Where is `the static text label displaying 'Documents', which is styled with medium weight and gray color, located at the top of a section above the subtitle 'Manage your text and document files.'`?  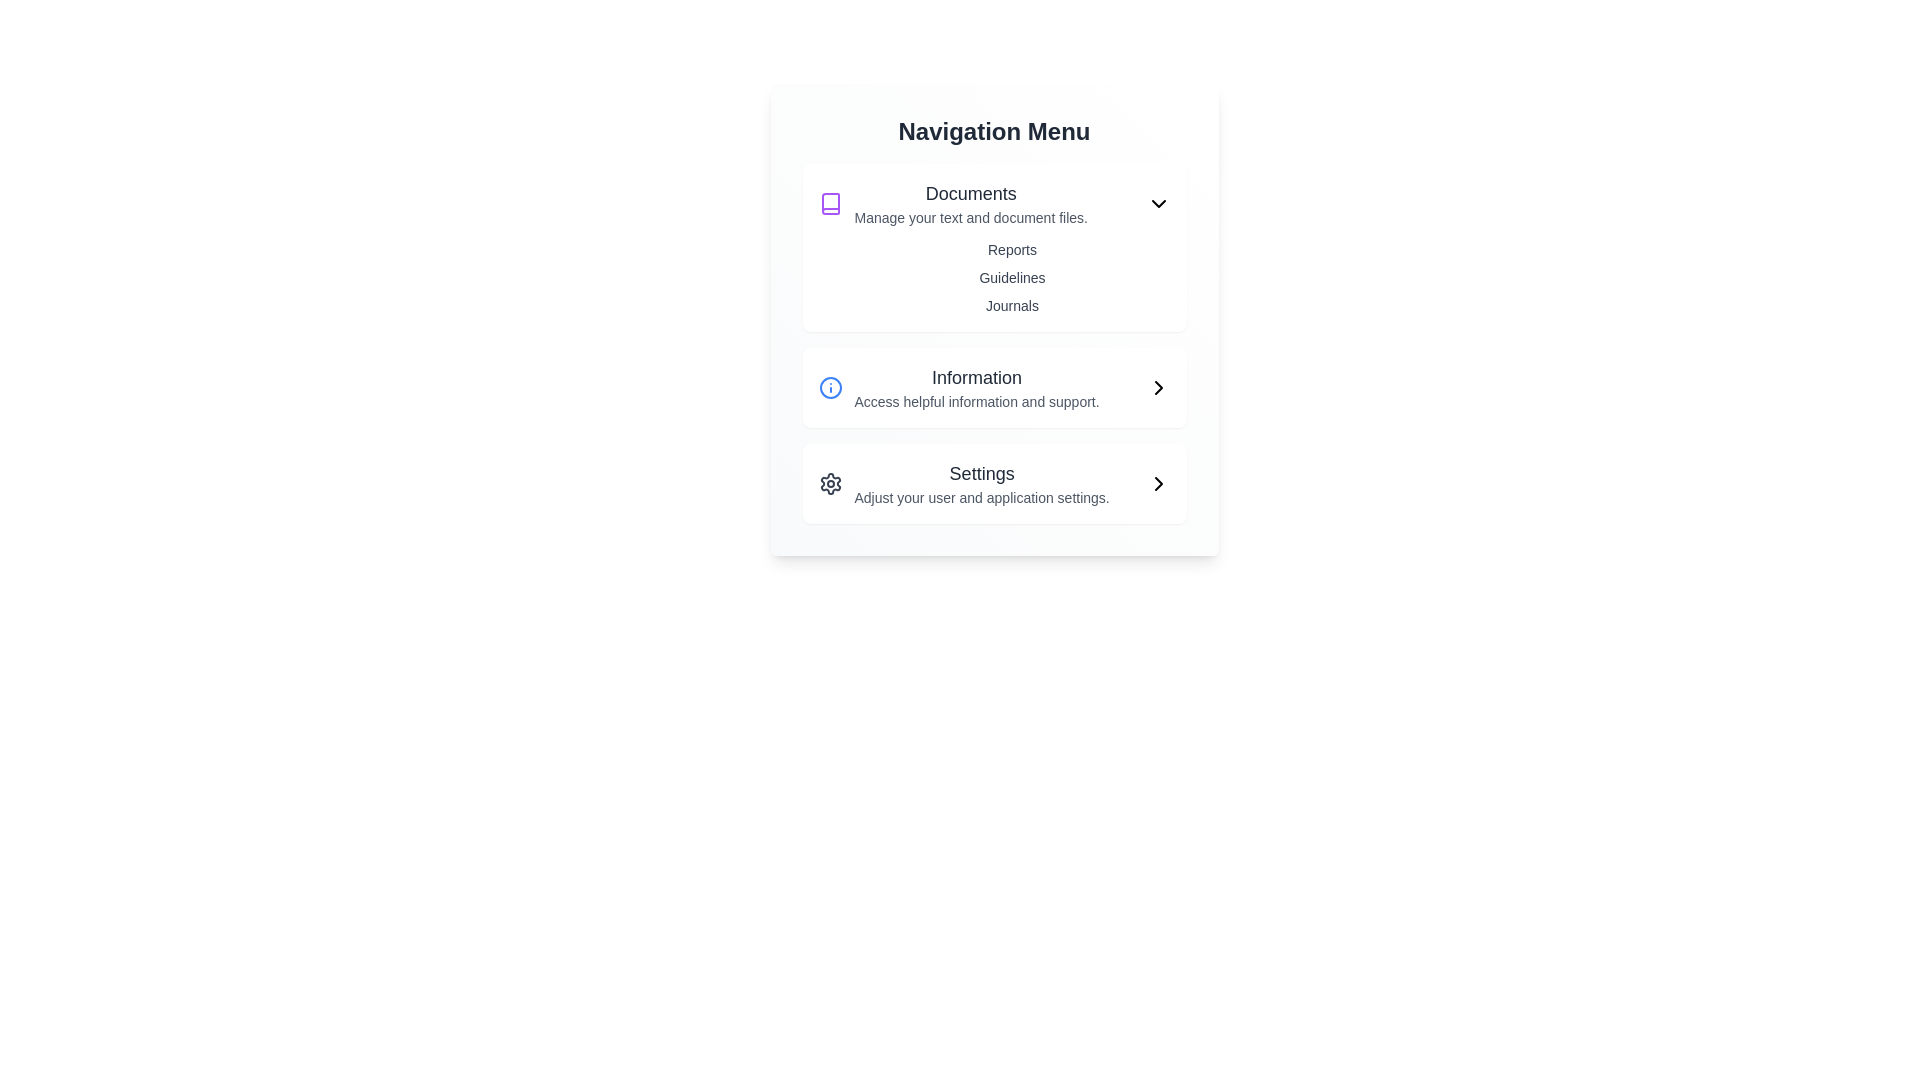
the static text label displaying 'Documents', which is styled with medium weight and gray color, located at the top of a section above the subtitle 'Manage your text and document files.' is located at coordinates (971, 193).